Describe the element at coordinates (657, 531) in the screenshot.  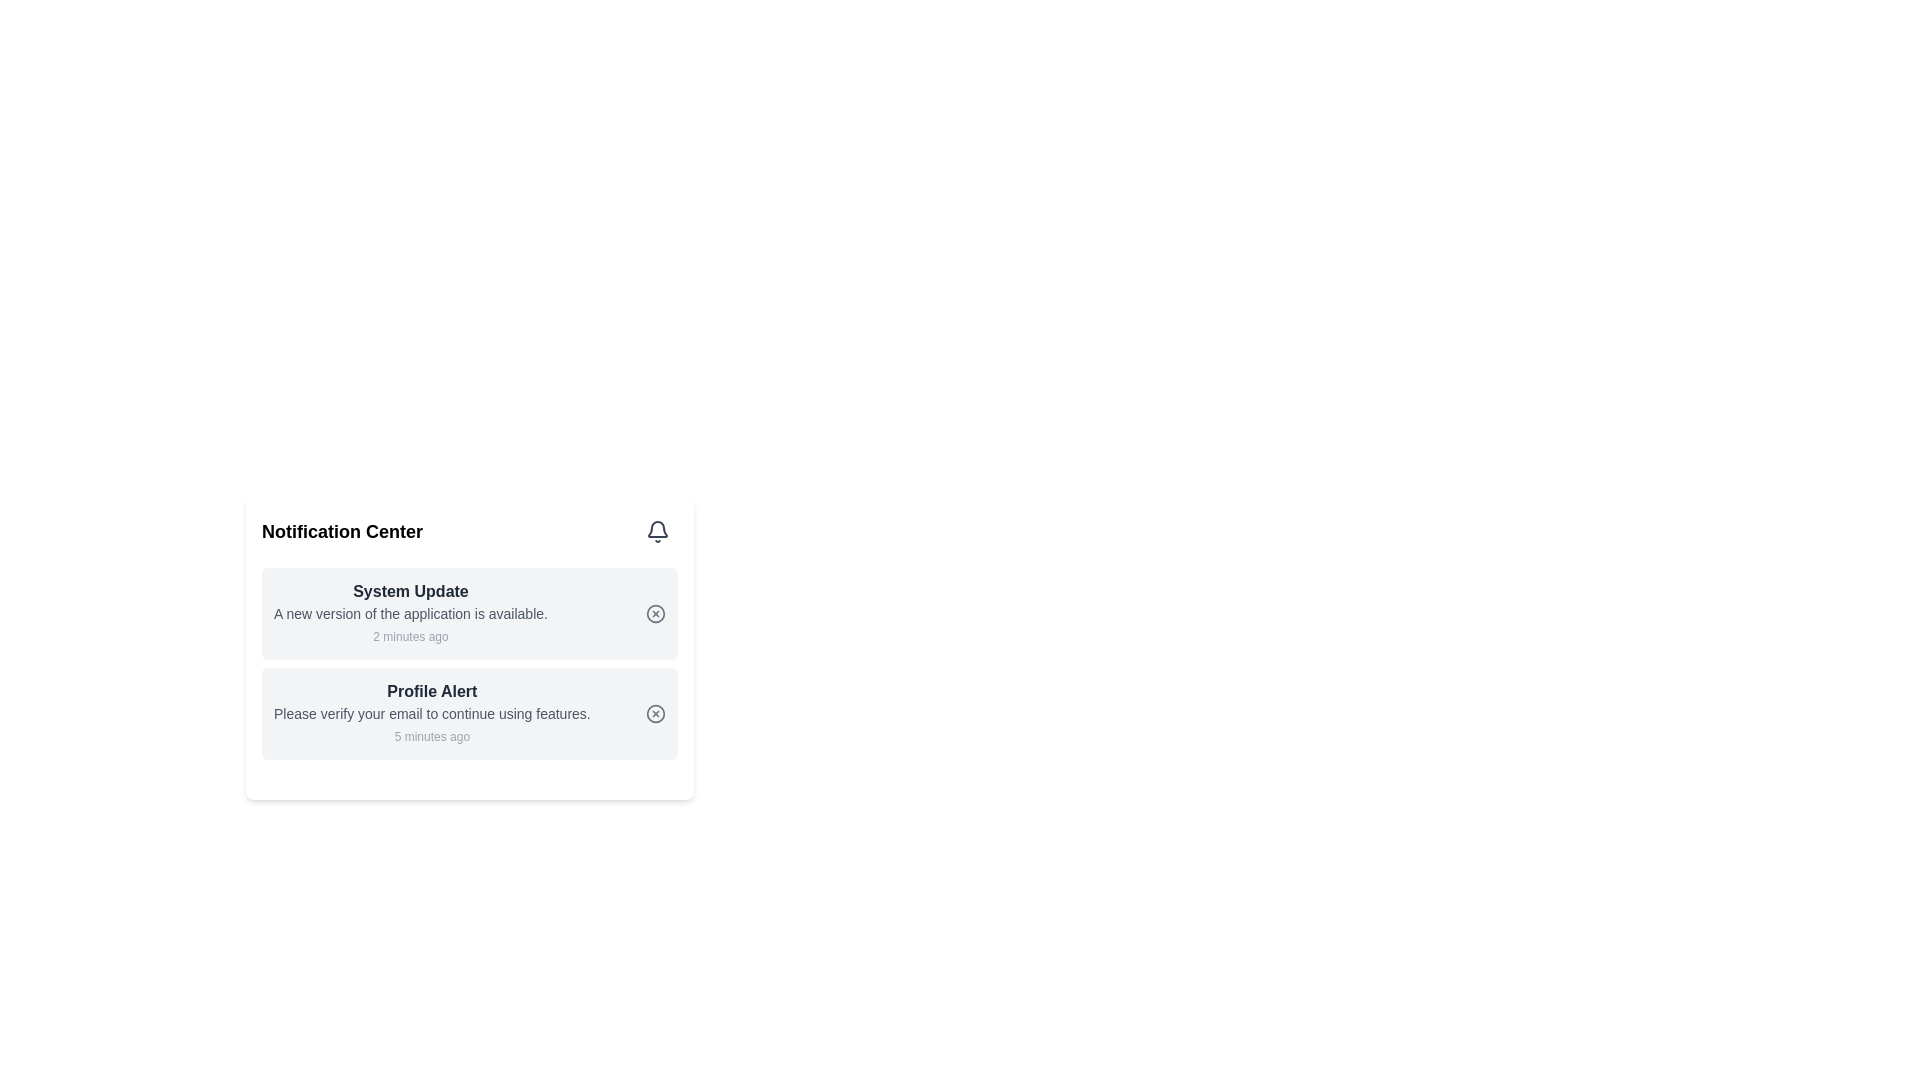
I see `the bell-shaped icon button in the top-right corner of the notification center` at that location.